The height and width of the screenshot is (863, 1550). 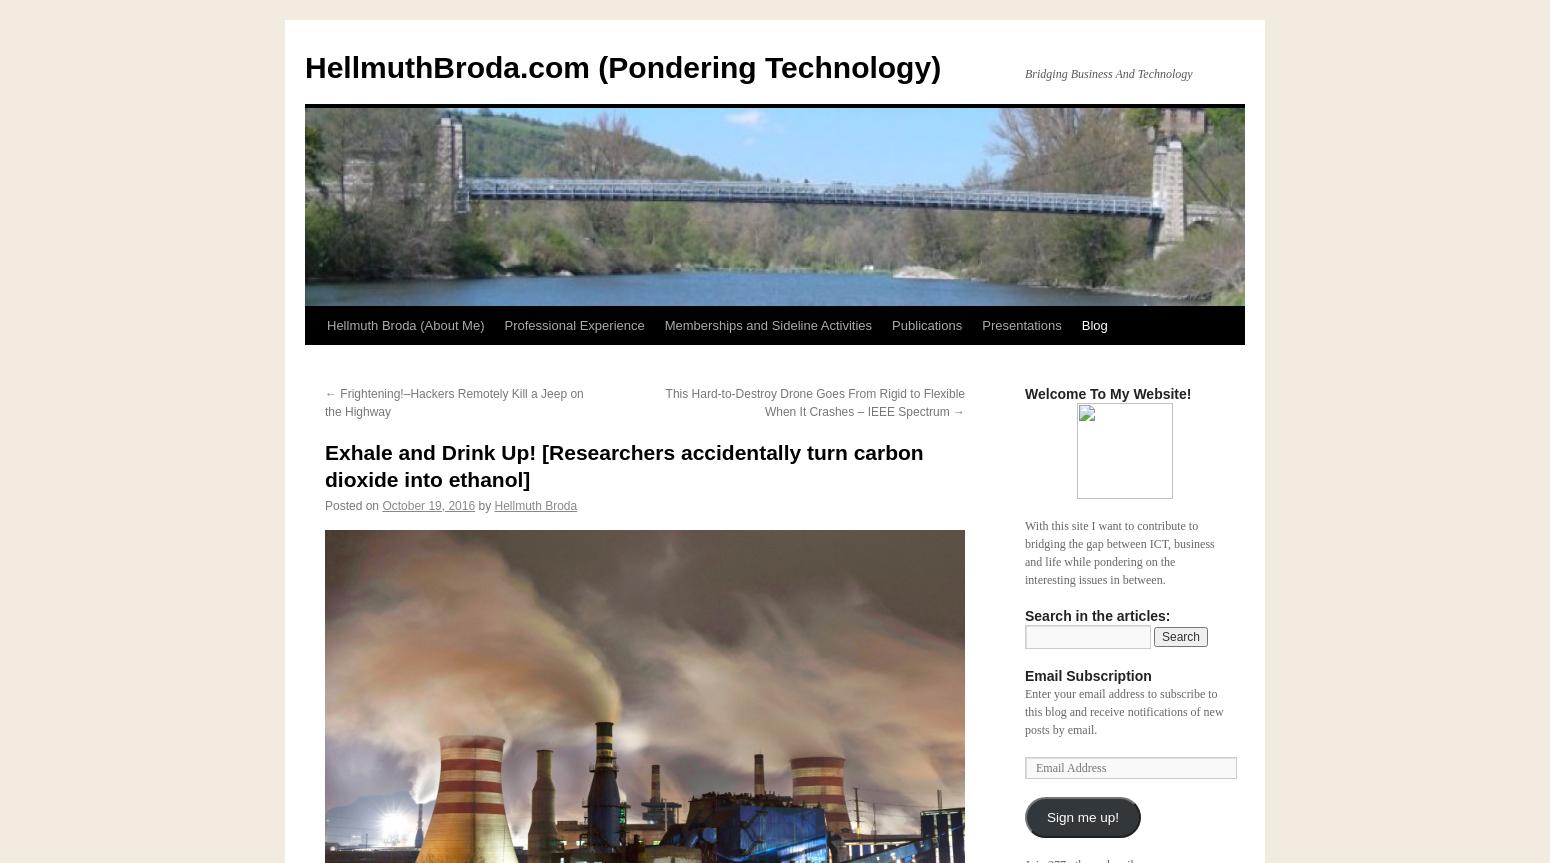 What do you see at coordinates (428, 504) in the screenshot?
I see `'October 19, 2016'` at bounding box center [428, 504].